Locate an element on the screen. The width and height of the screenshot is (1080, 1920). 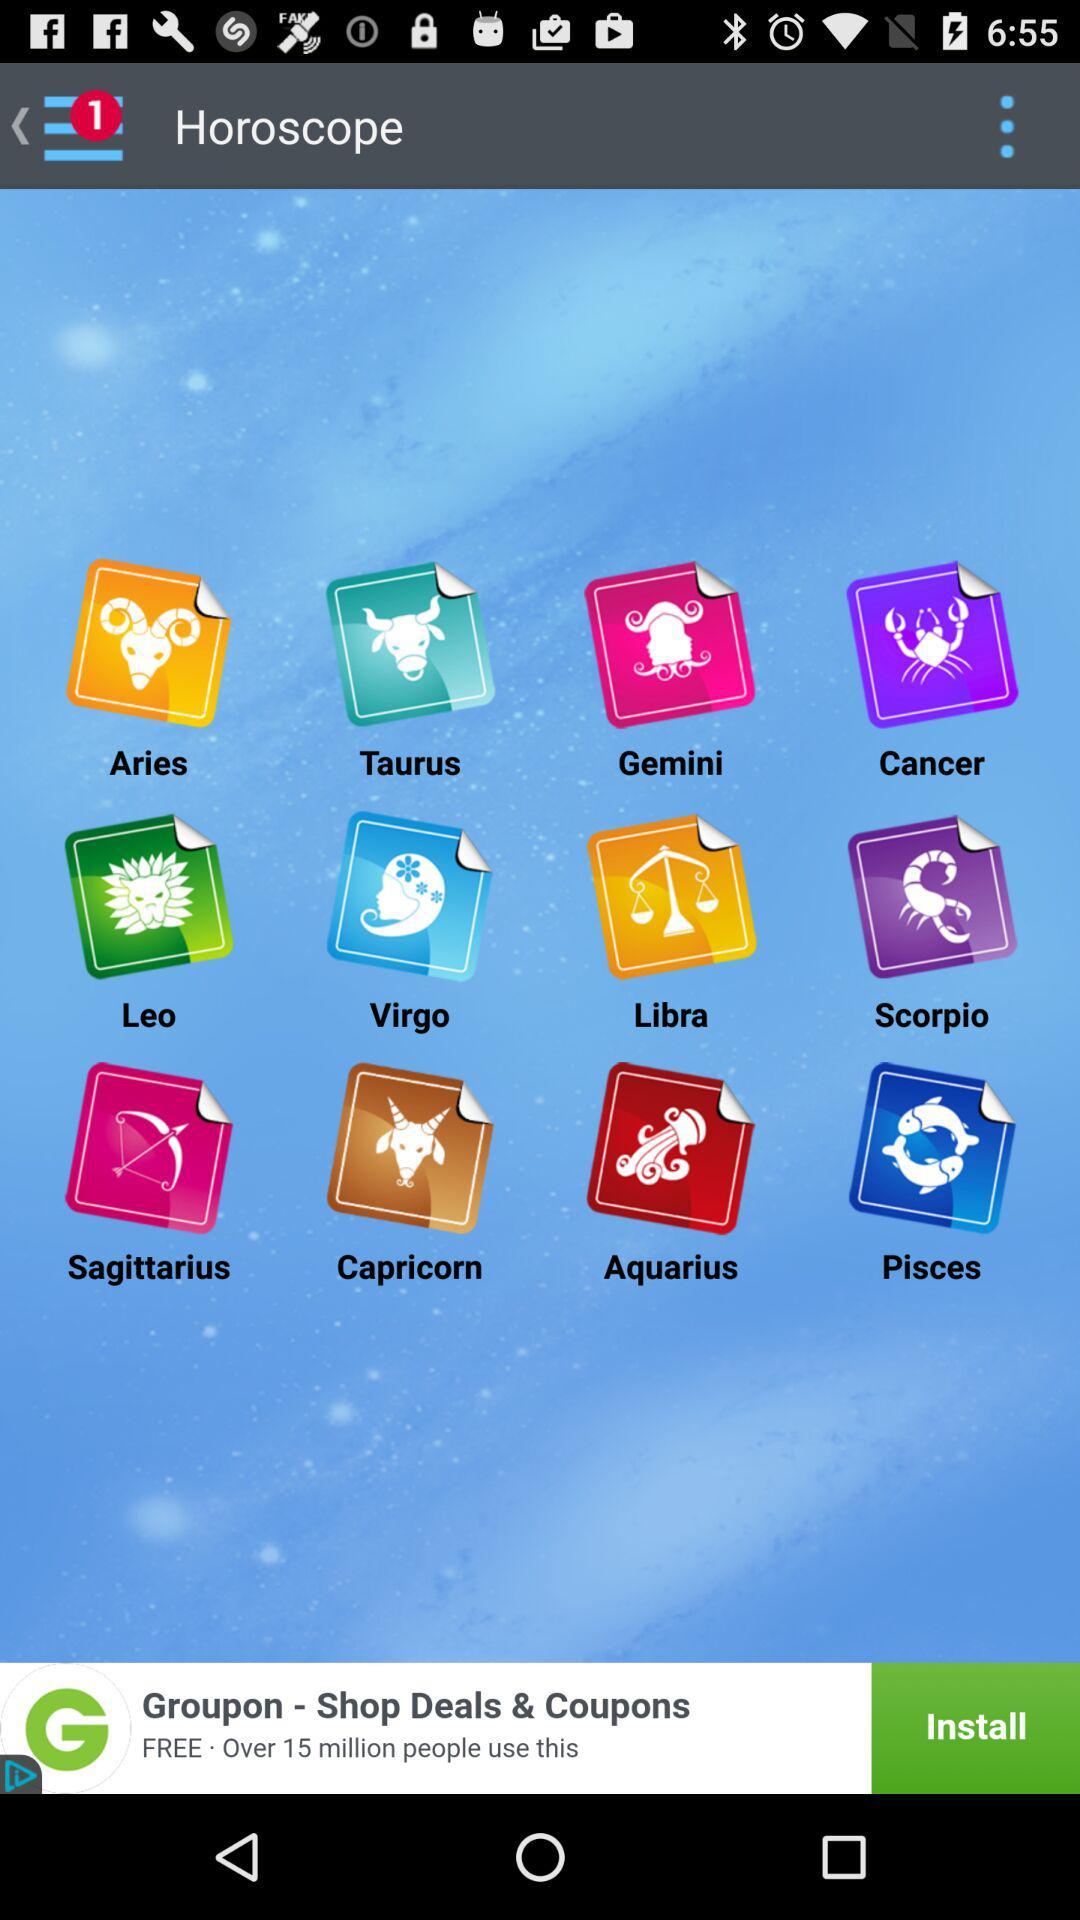
look libra horoscope is located at coordinates (670, 895).